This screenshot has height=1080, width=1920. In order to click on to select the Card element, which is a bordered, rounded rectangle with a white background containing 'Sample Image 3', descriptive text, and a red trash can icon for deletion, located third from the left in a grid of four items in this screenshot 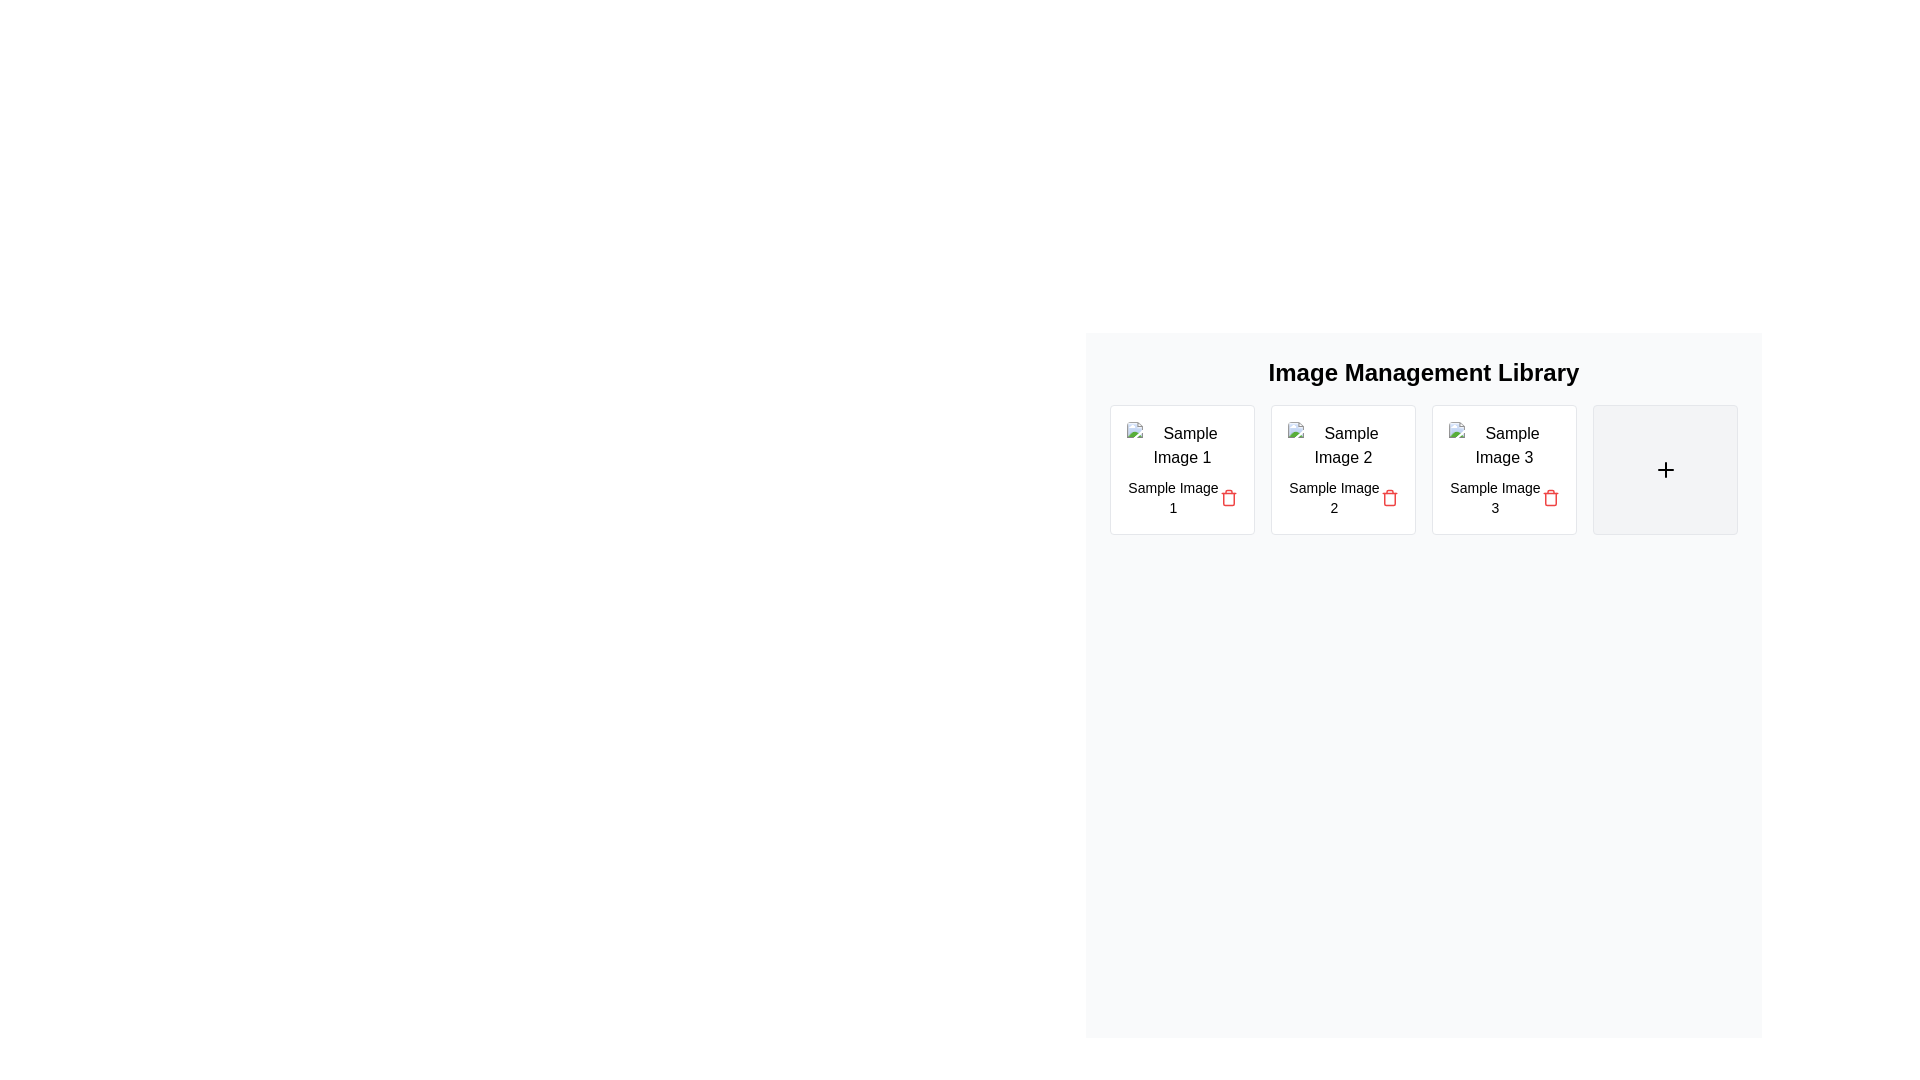, I will do `click(1504, 470)`.